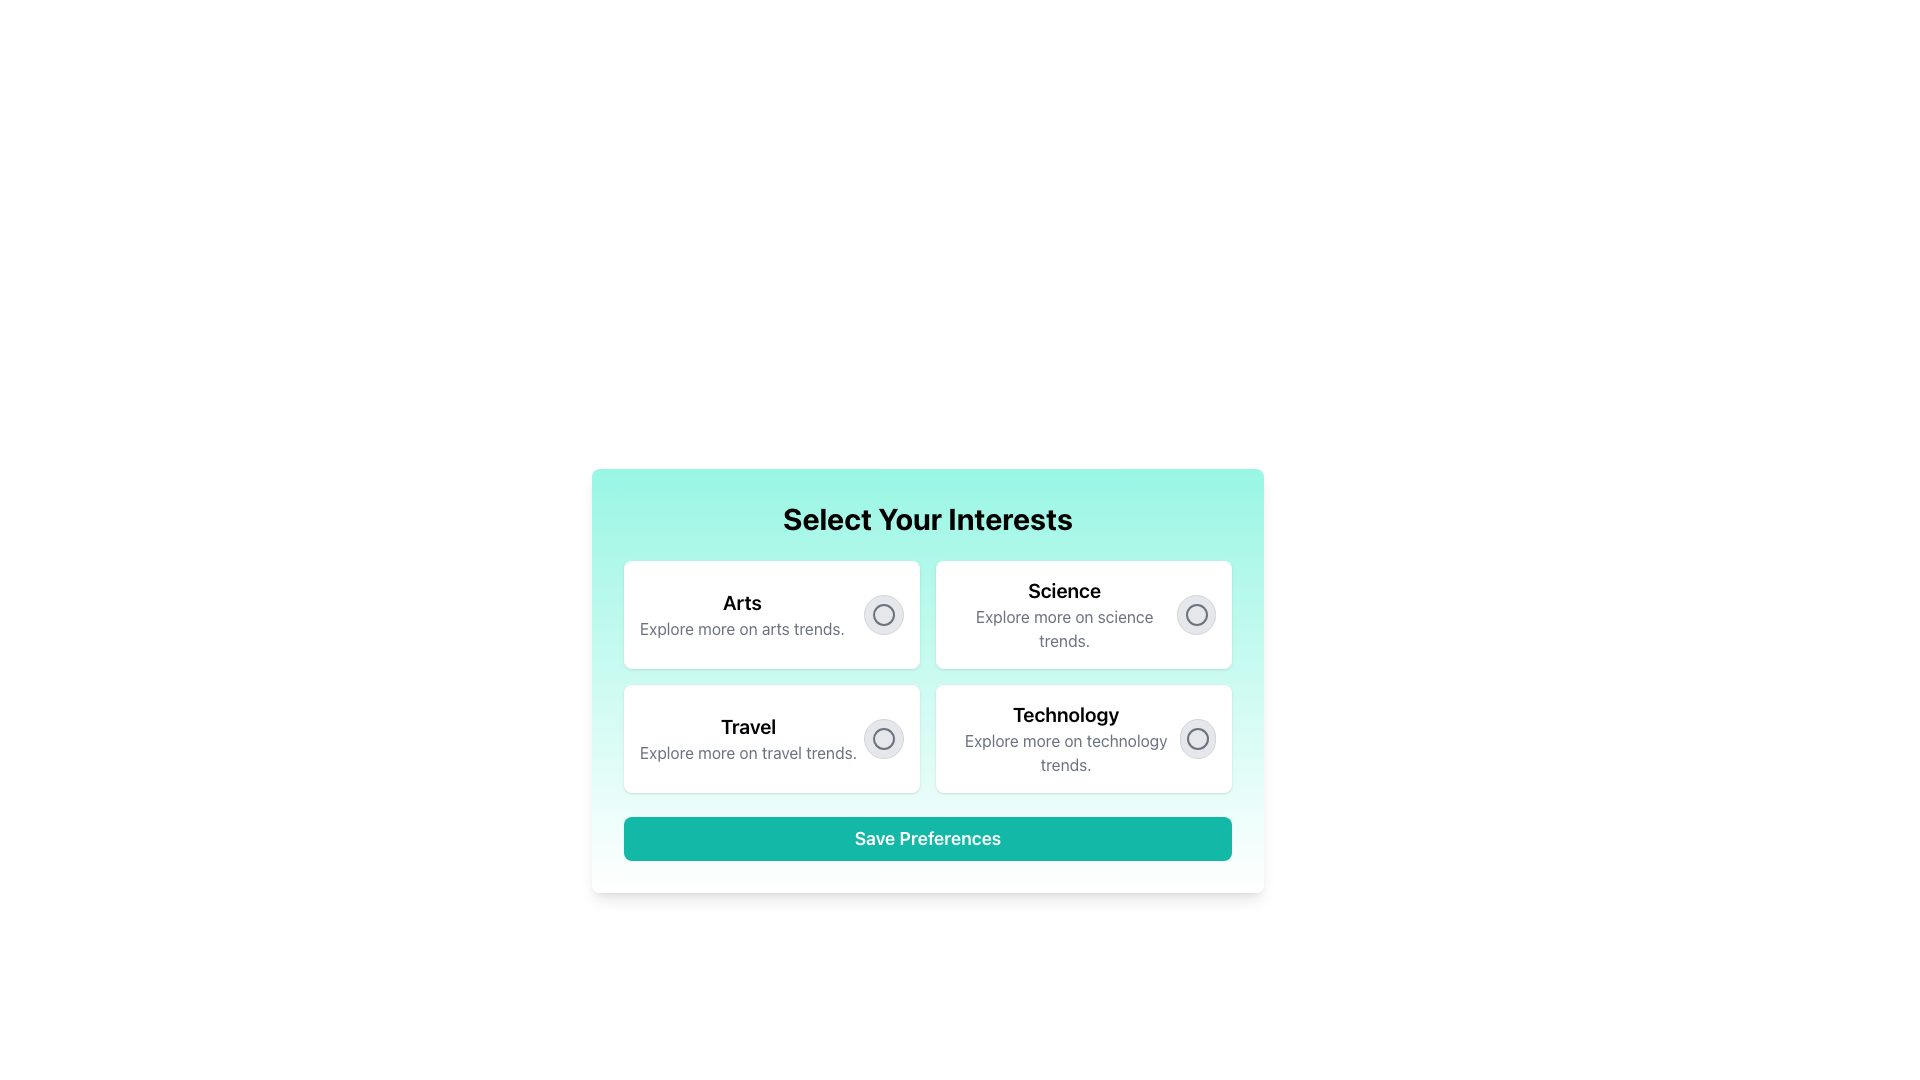 This screenshot has height=1080, width=1920. I want to click on the radio button for selecting the 'Science' interest option located in the top-right corner of the block, aligned to the right of the 'Science' label, so click(1196, 613).